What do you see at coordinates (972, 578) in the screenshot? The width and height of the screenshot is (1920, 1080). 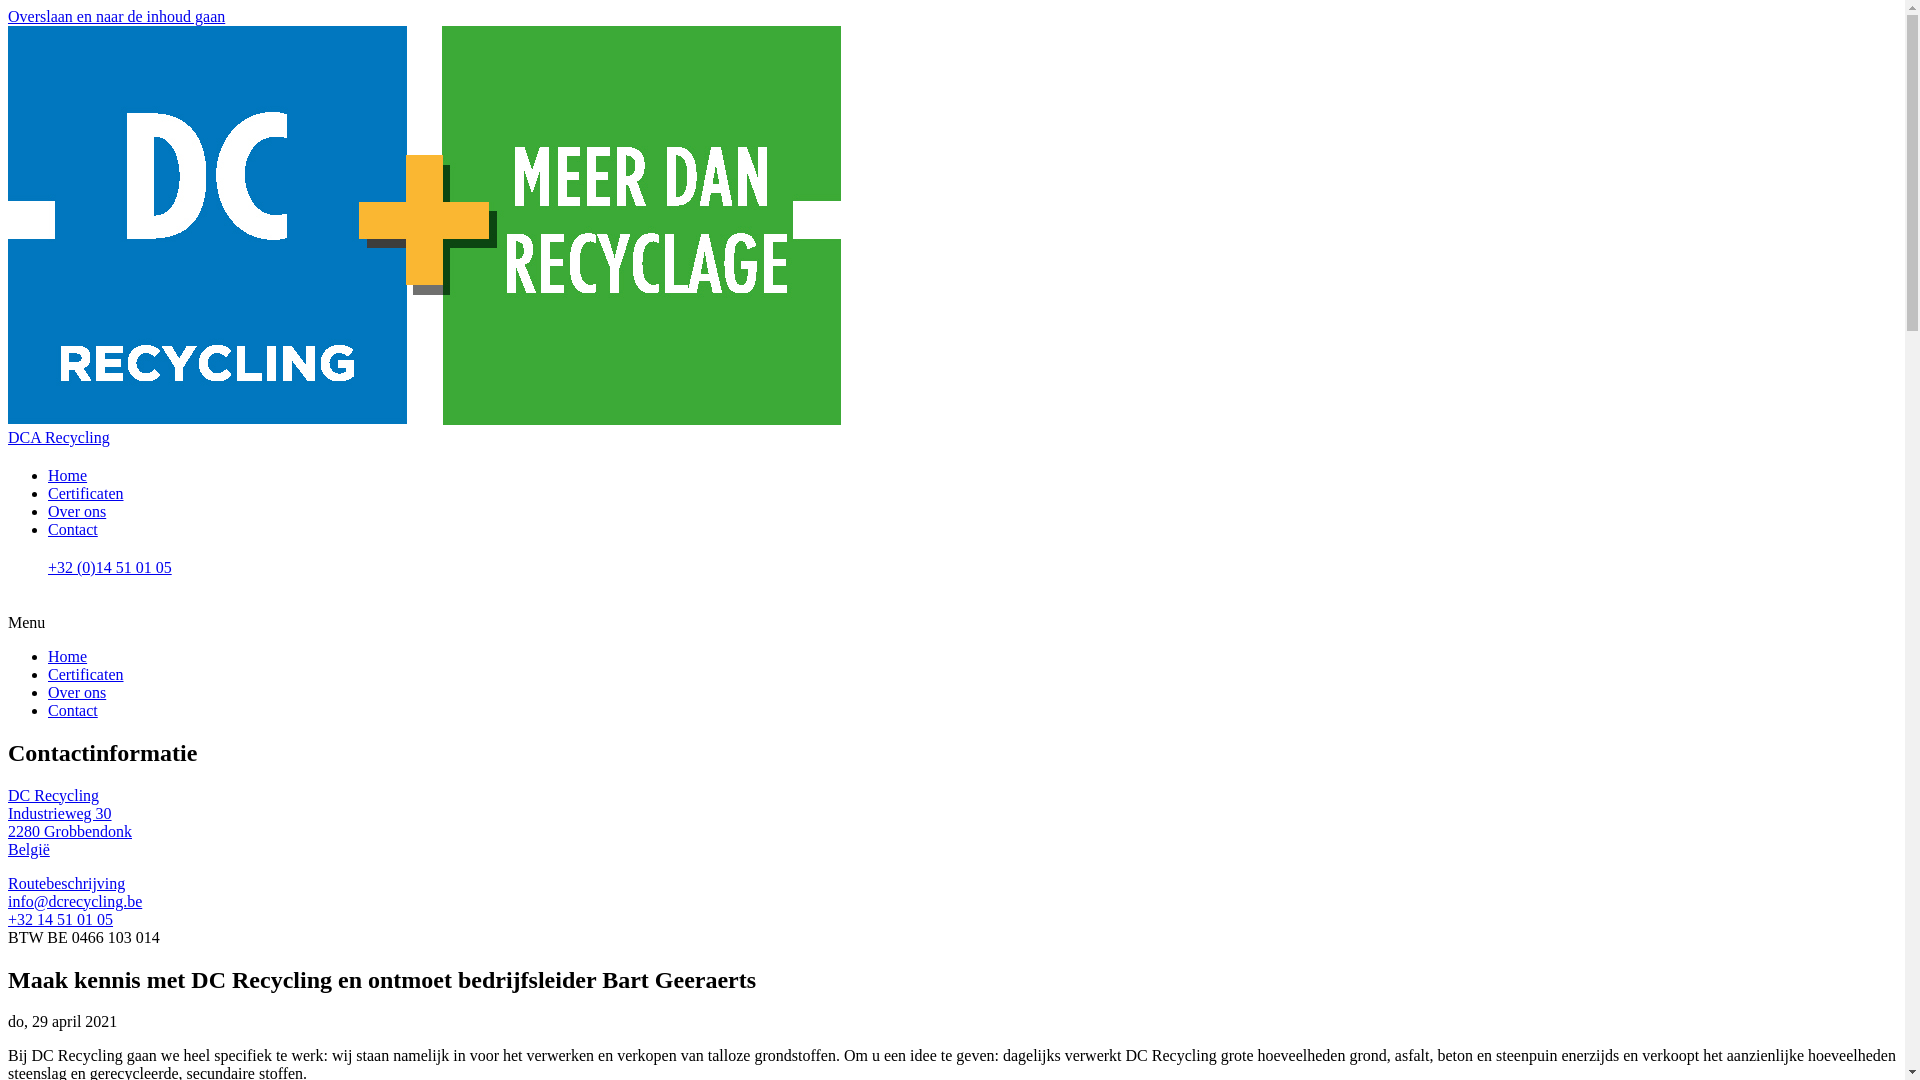 I see `'+32 (0)14 51 01 05'` at bounding box center [972, 578].